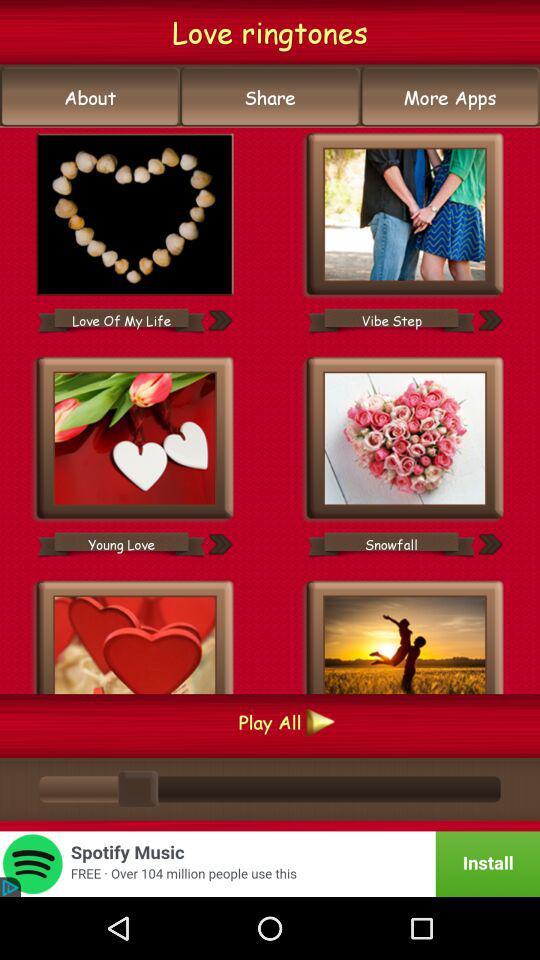  I want to click on snowfall, so click(391, 544).